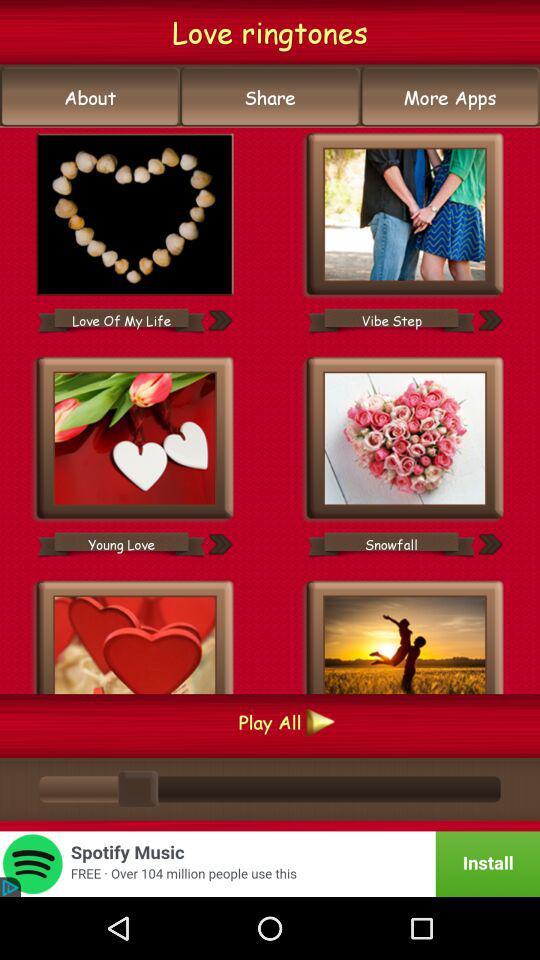  I want to click on snowfall, so click(391, 544).